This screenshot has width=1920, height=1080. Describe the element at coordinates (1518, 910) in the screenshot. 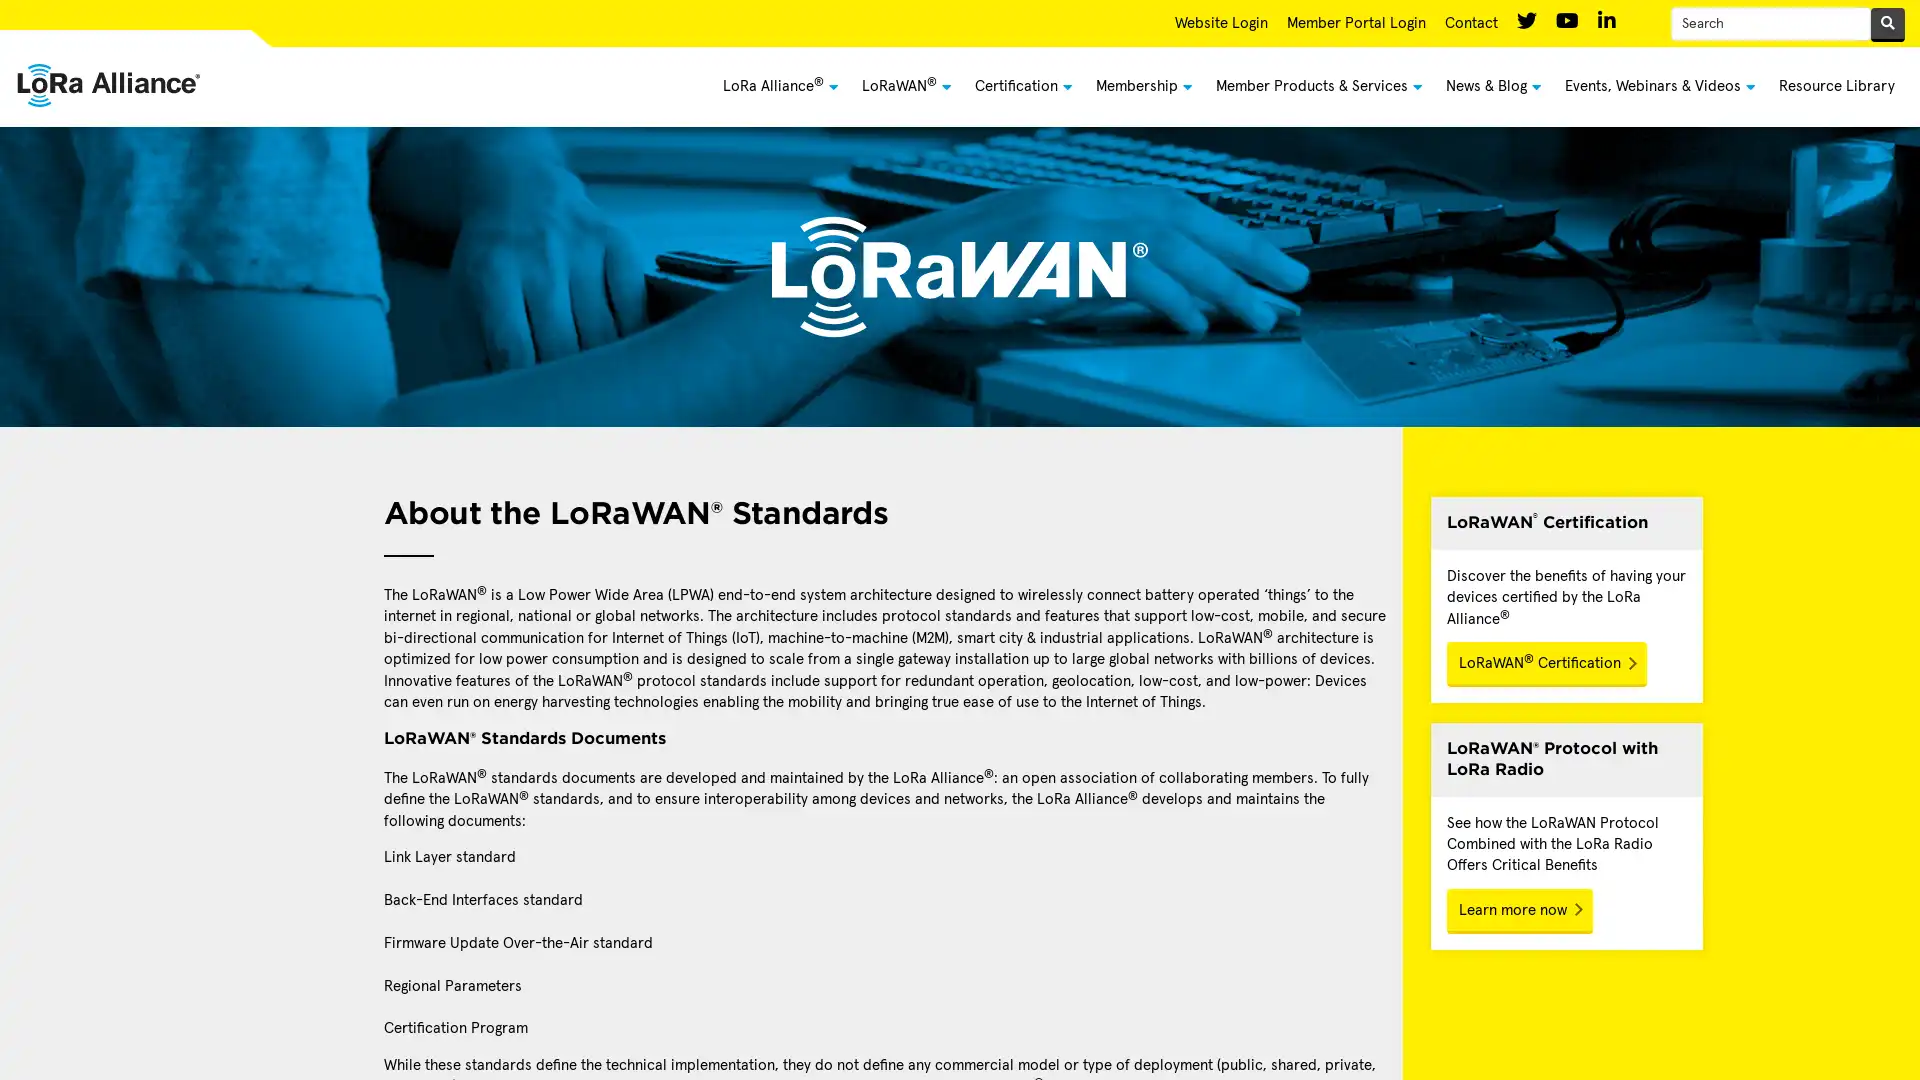

I see `Learn more now` at that location.